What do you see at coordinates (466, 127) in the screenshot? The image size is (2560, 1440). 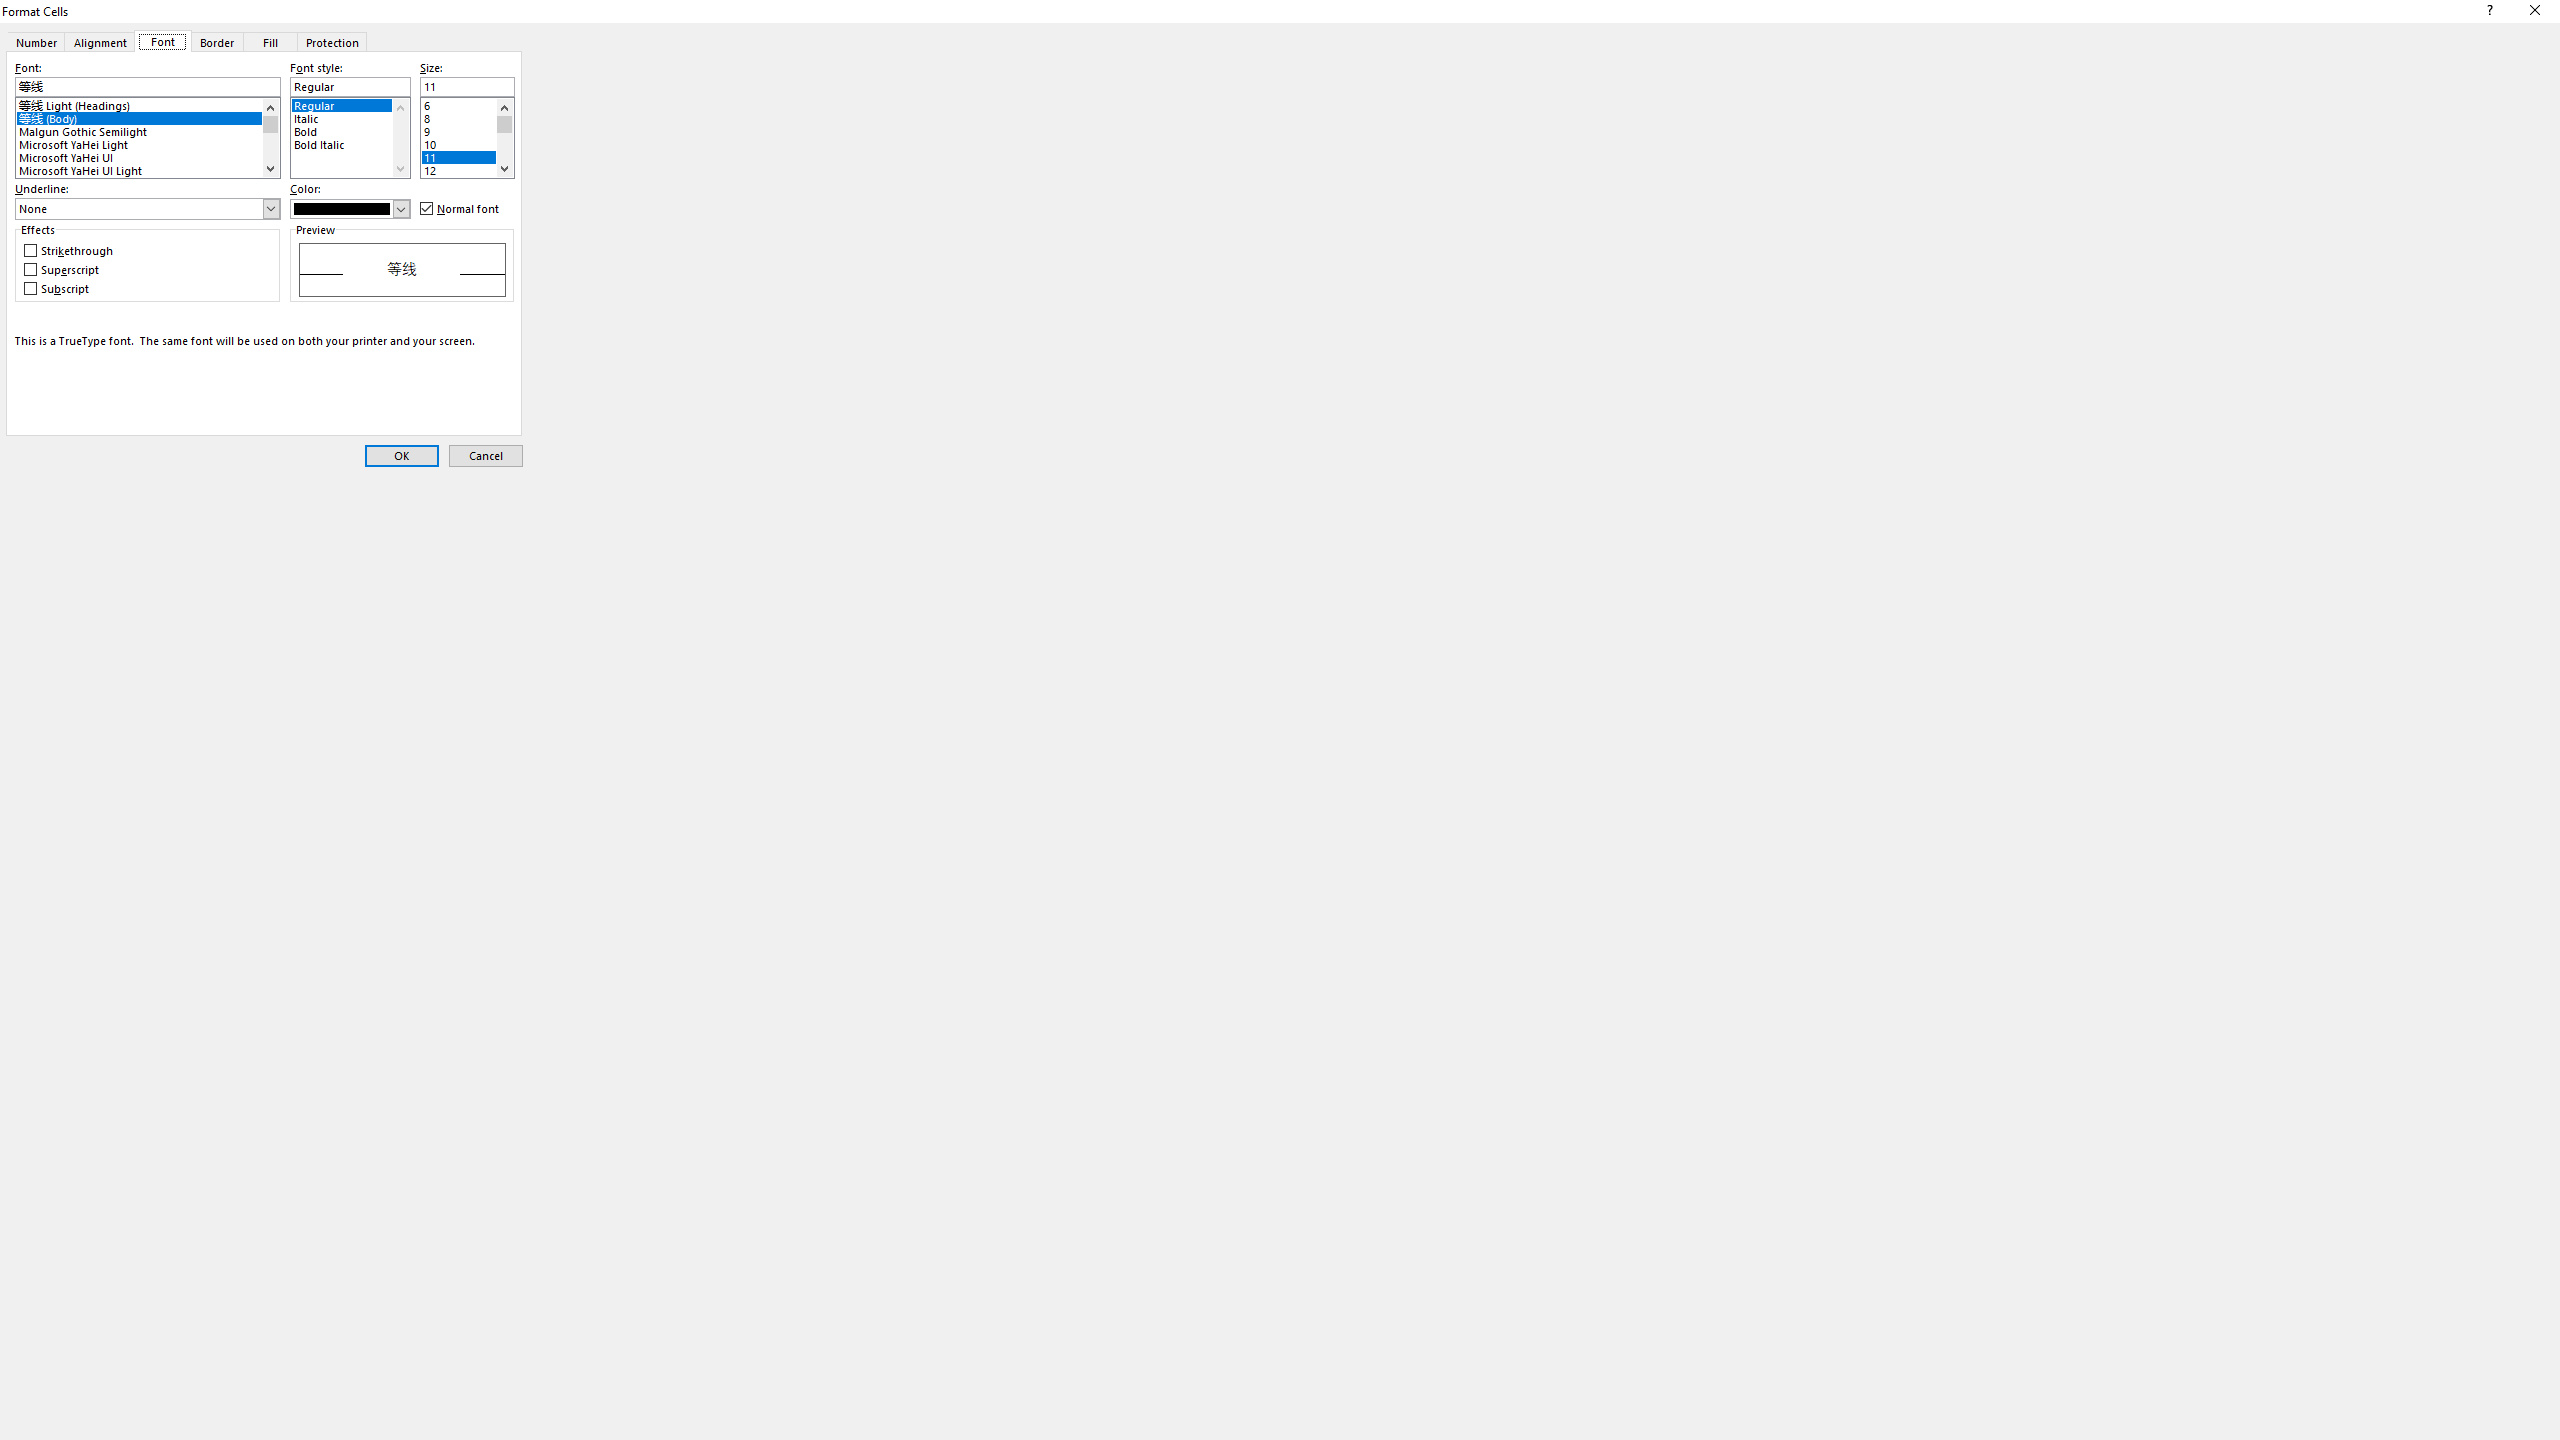 I see `'9'` at bounding box center [466, 127].